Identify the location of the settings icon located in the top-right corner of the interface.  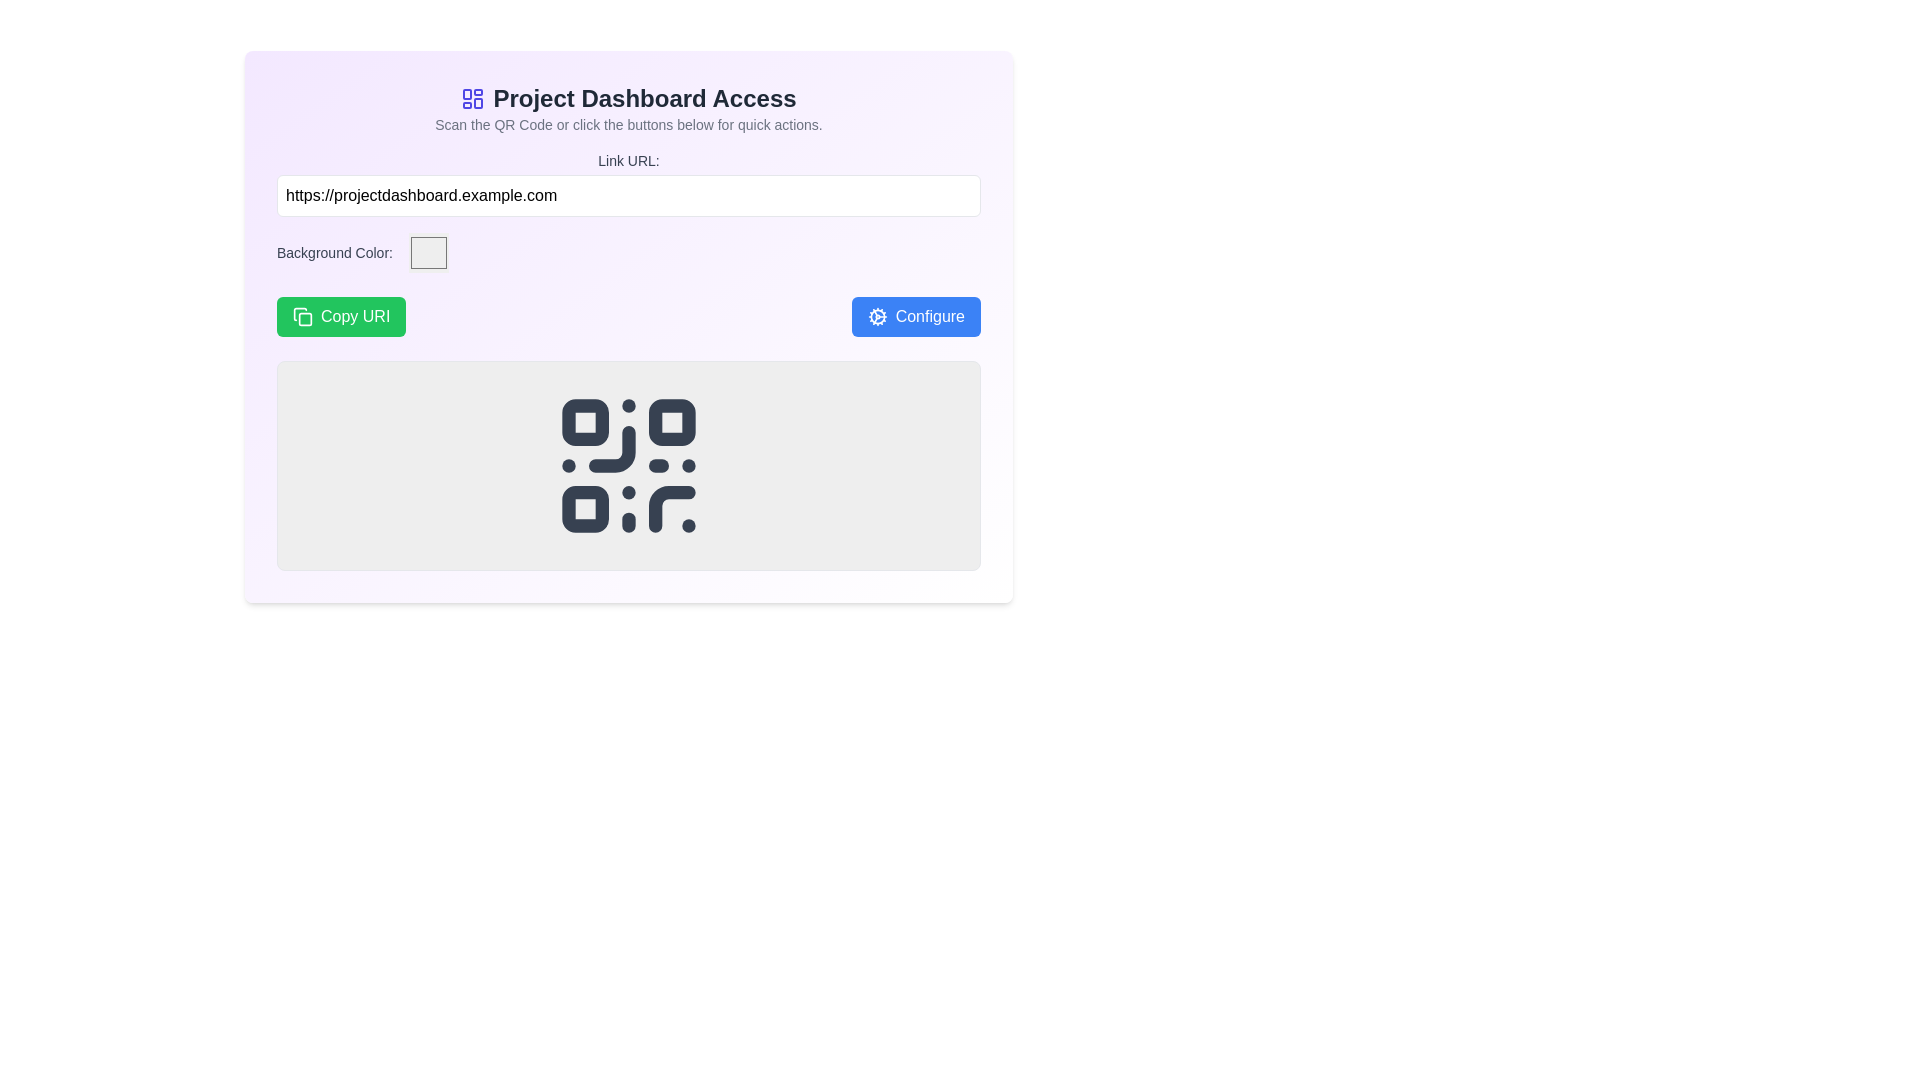
(877, 315).